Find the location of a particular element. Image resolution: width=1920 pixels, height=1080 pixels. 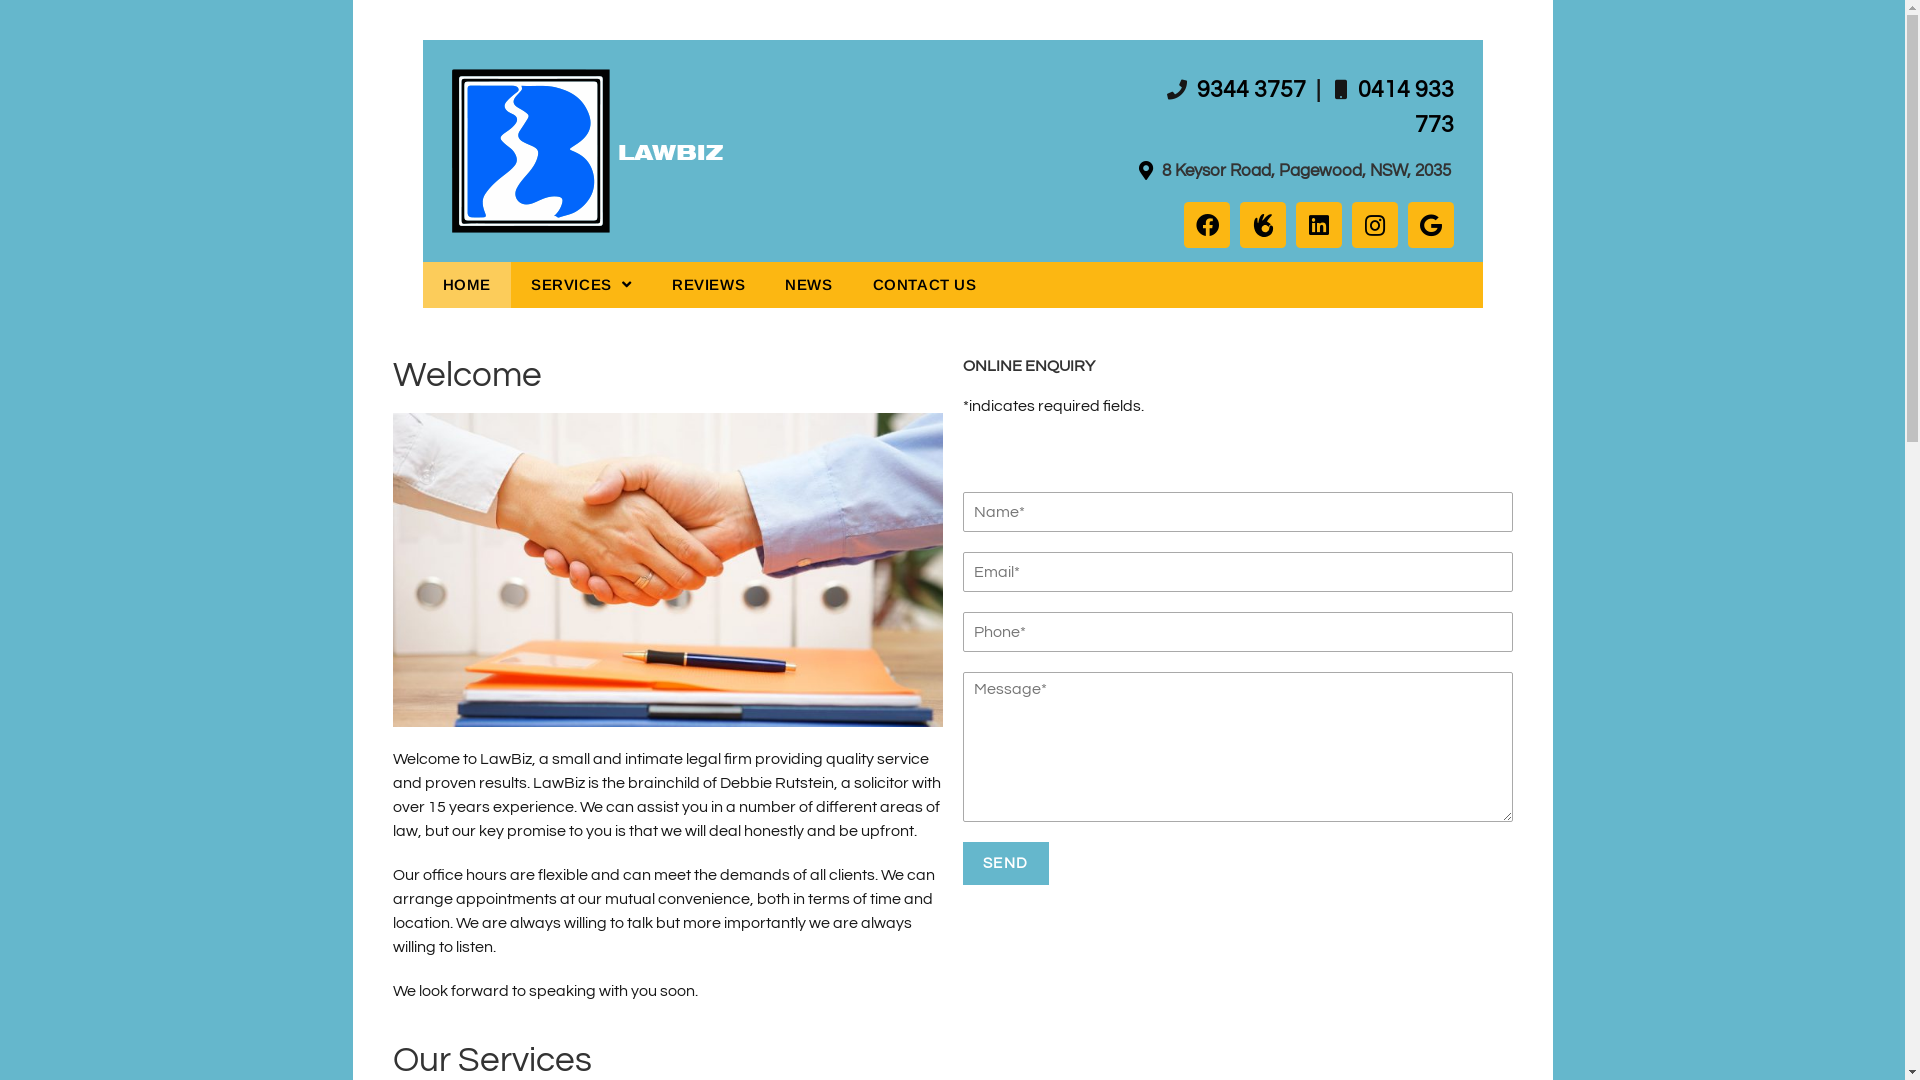

' 0414 933 773' is located at coordinates (1353, 107).